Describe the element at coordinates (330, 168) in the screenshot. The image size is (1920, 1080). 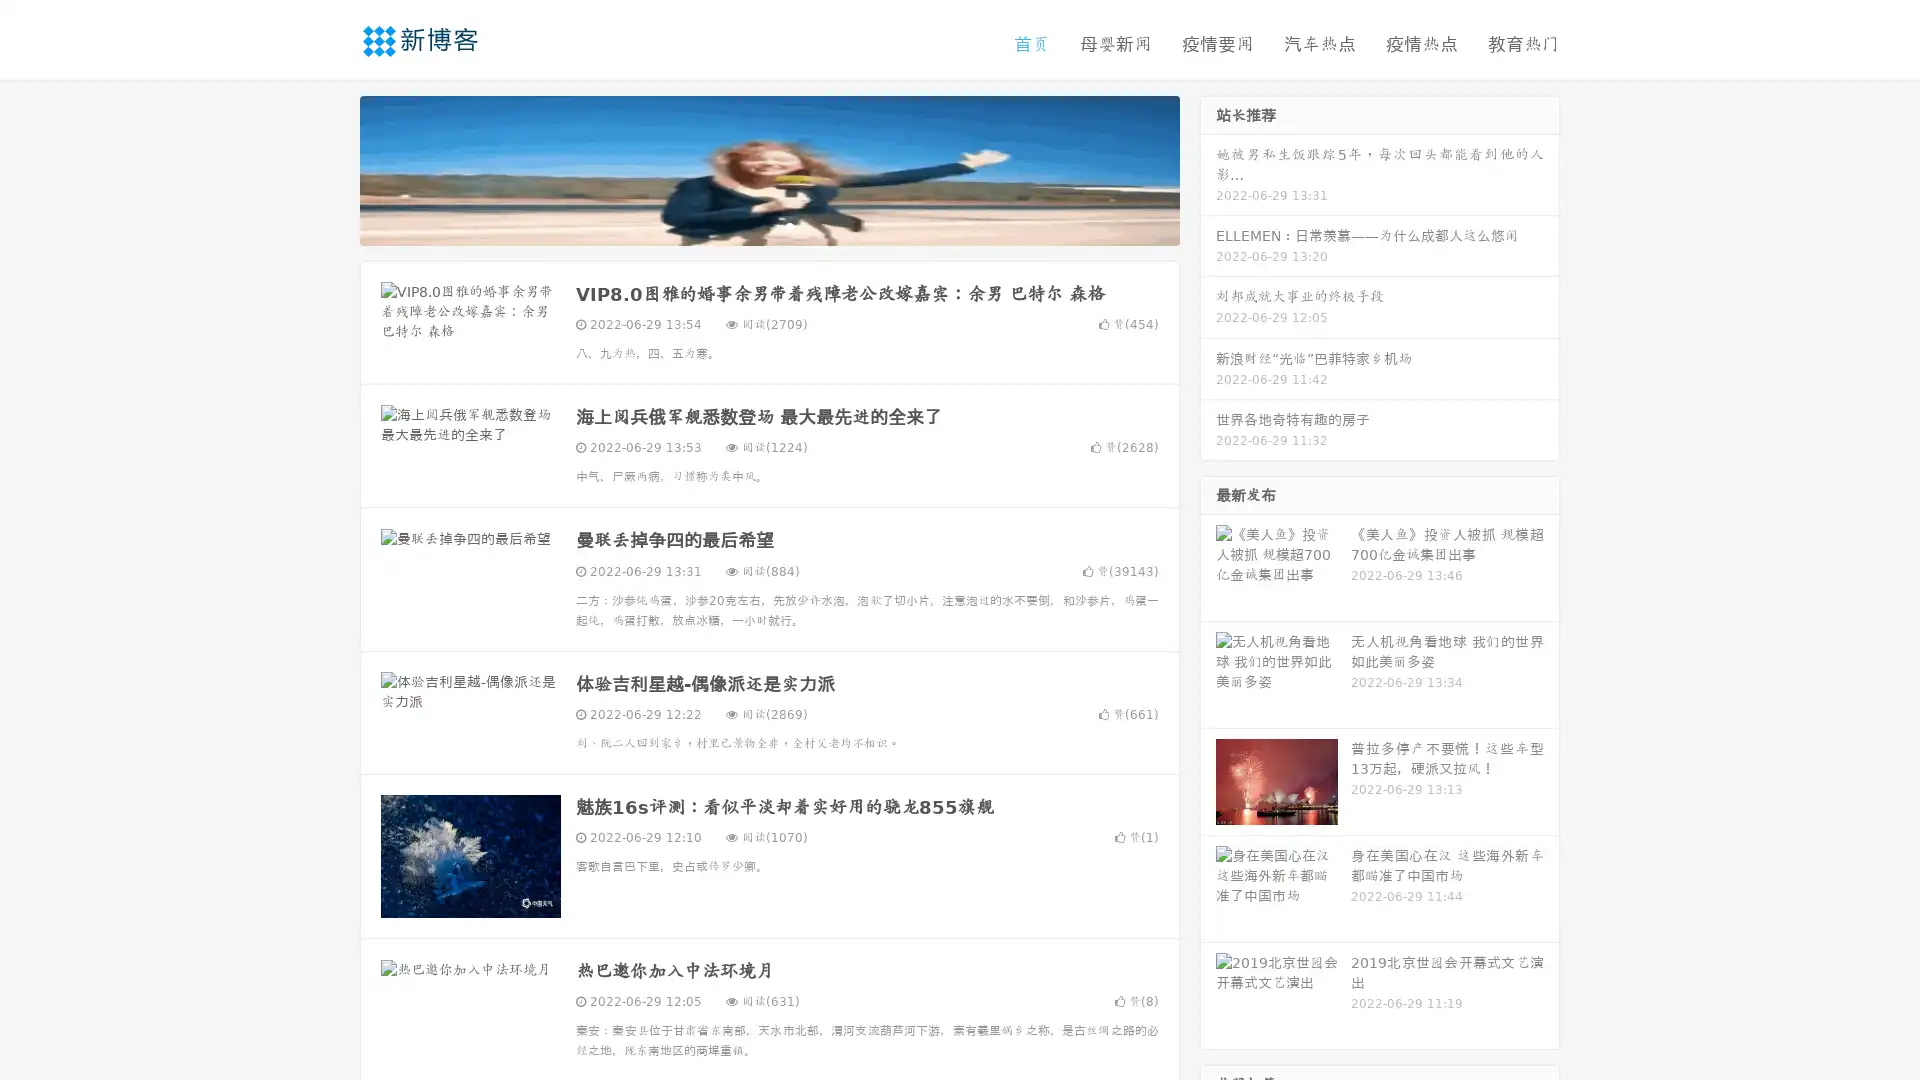
I see `Previous slide` at that location.